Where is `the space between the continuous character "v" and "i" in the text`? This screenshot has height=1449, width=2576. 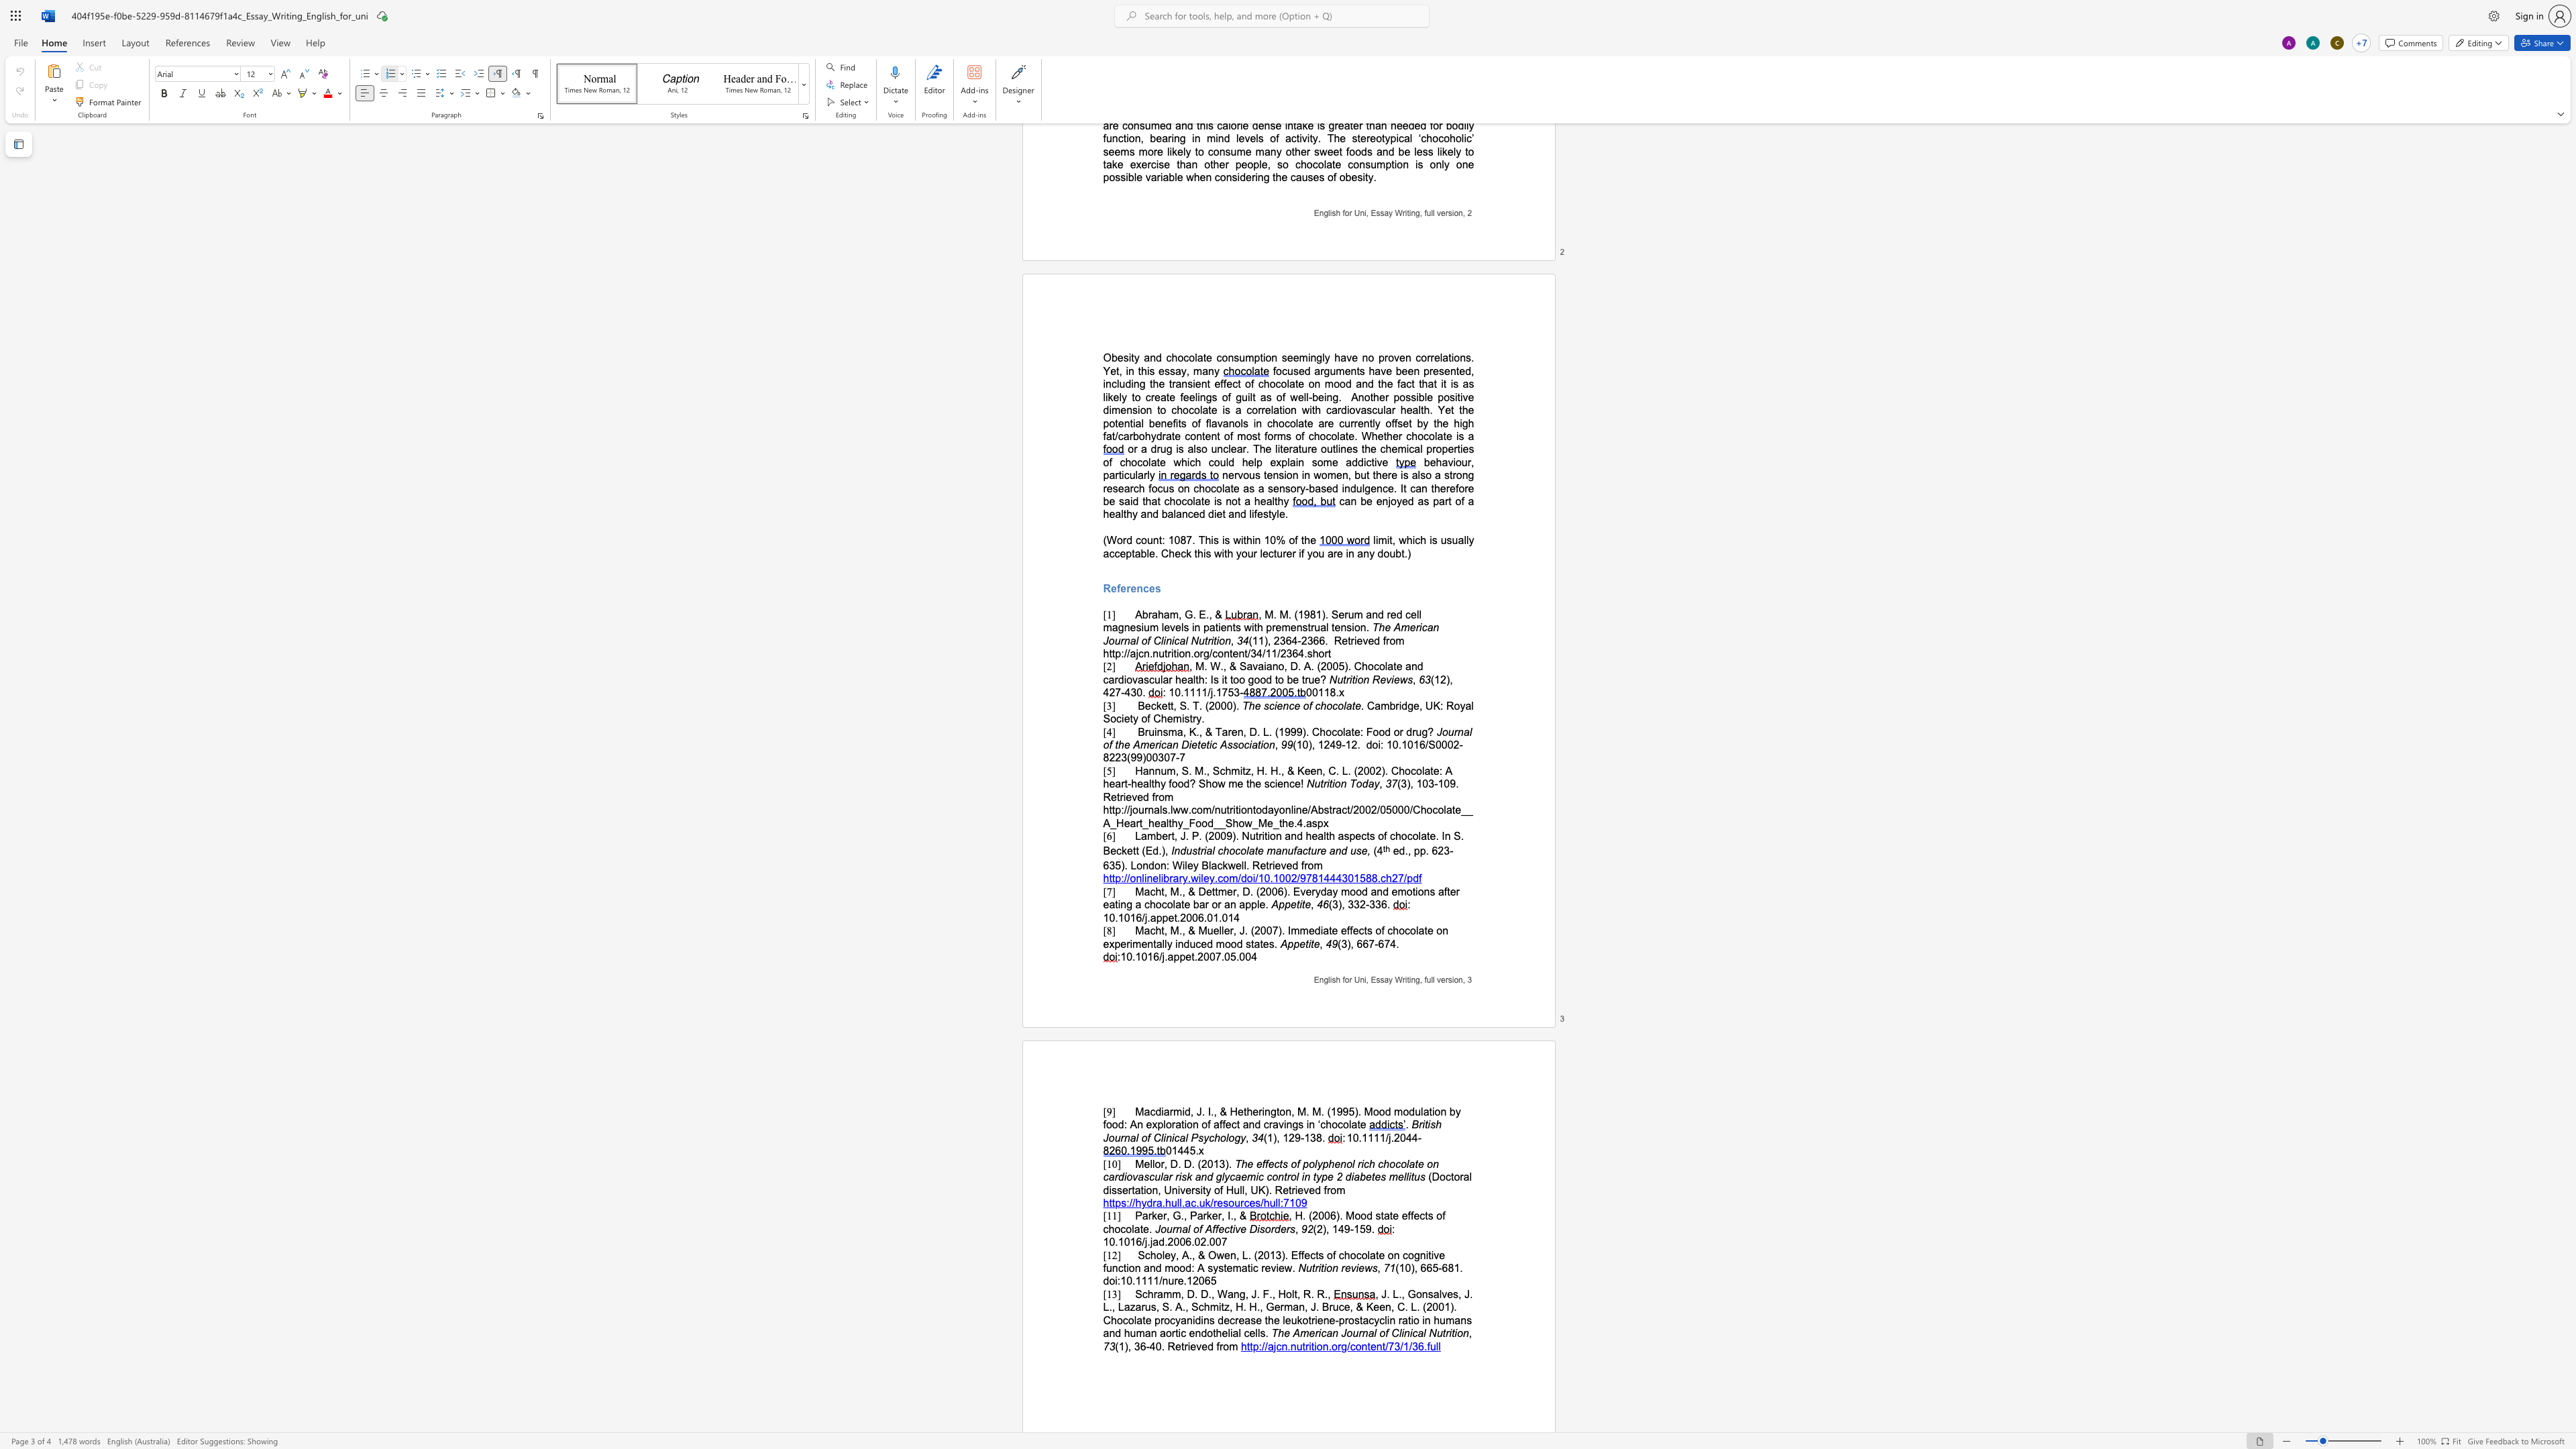
the space between the continuous character "v" and "i" in the text is located at coordinates (1354, 1268).